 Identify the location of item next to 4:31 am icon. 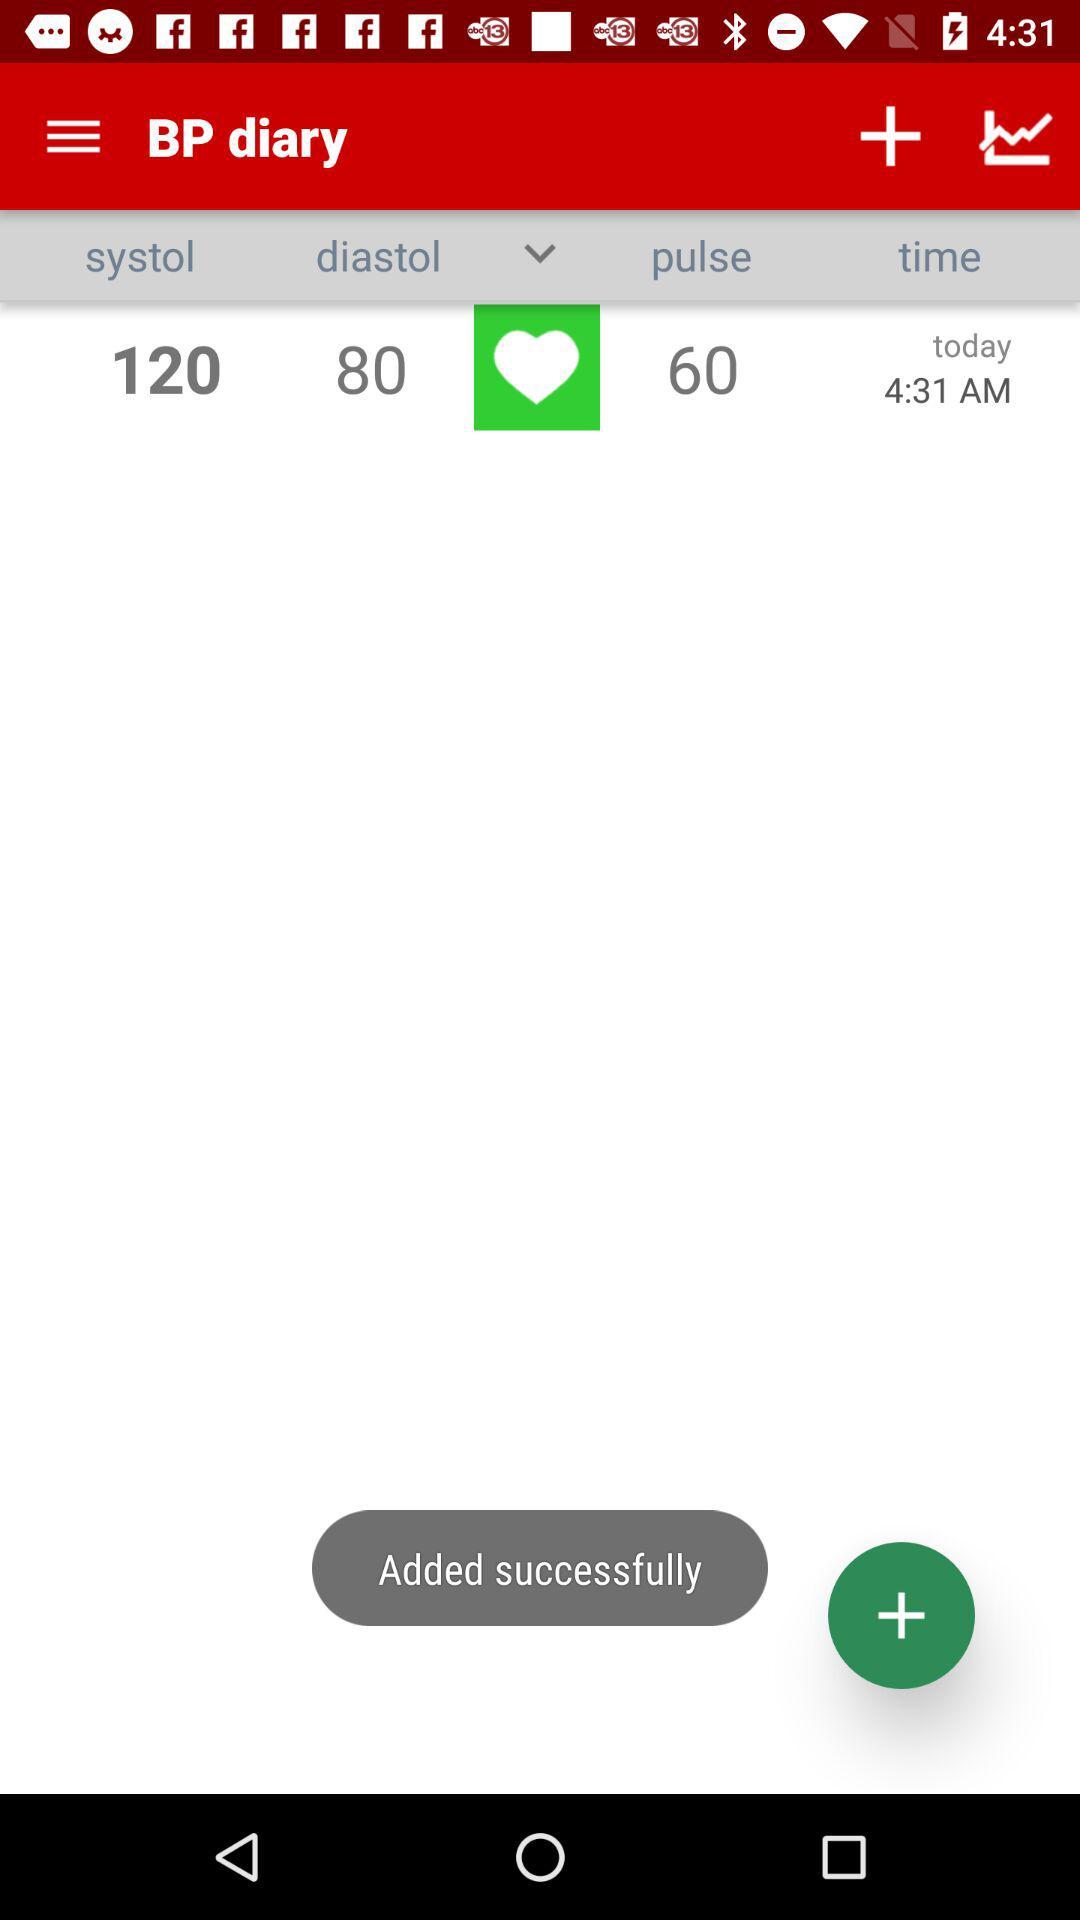
(701, 367).